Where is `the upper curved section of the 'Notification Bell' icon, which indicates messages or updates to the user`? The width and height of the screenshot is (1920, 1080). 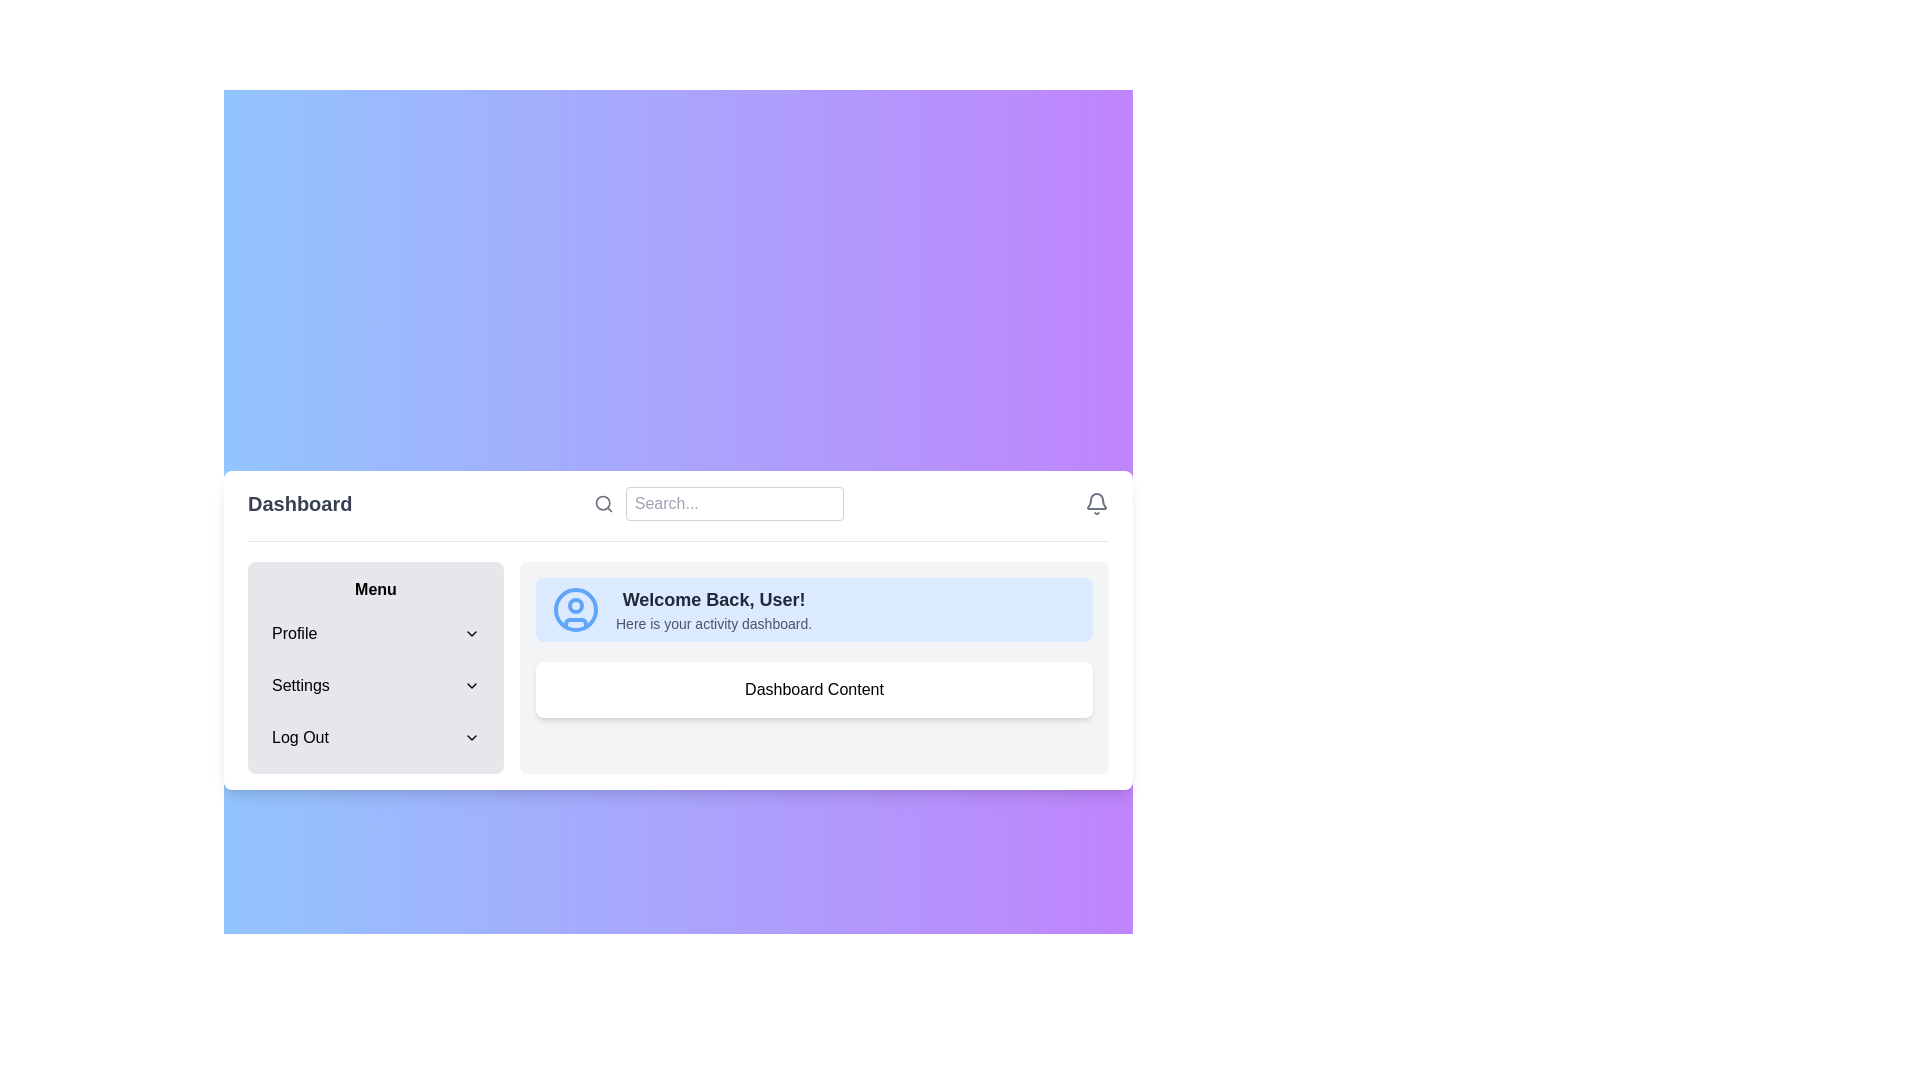
the upper curved section of the 'Notification Bell' icon, which indicates messages or updates to the user is located at coordinates (1096, 500).